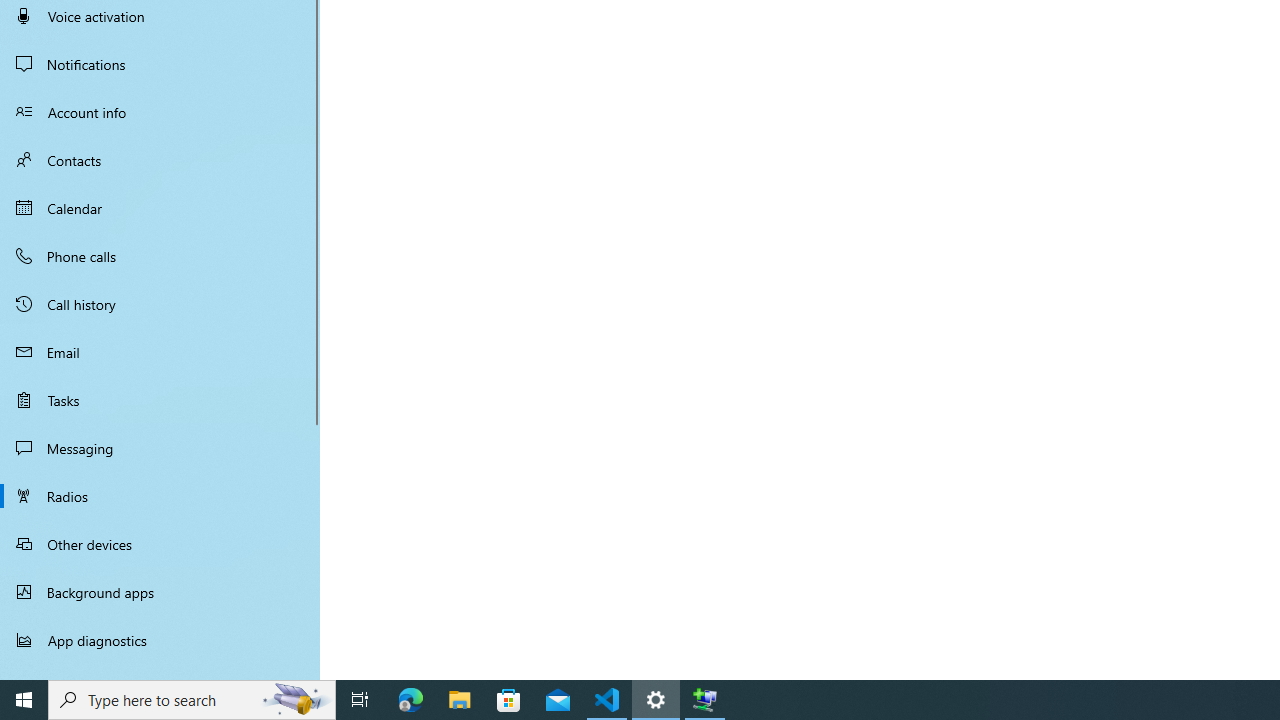 This screenshot has height=720, width=1280. What do you see at coordinates (160, 254) in the screenshot?
I see `'Phone calls'` at bounding box center [160, 254].